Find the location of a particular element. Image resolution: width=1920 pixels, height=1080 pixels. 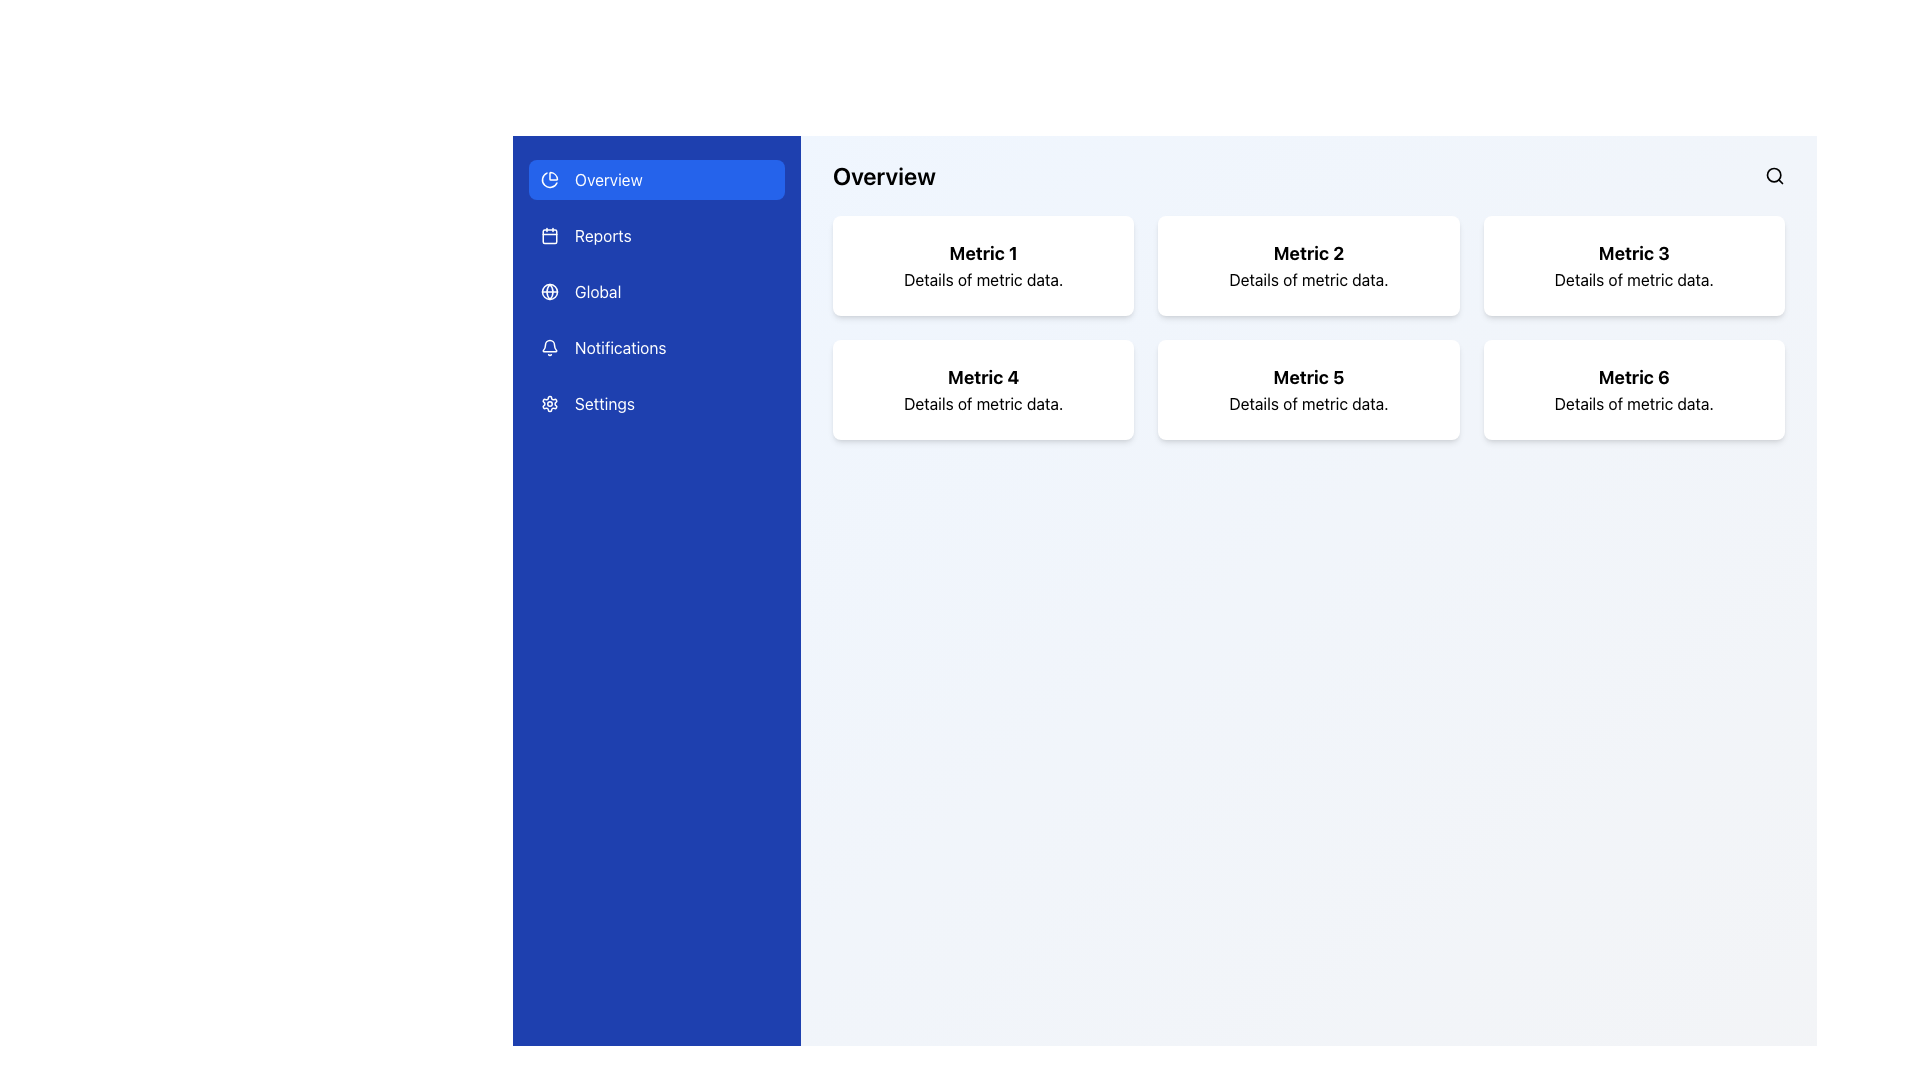

the notification icon located in the navigation sidebar, which is the first item in the horizontal layout group under the 'Notifications' menu option is located at coordinates (550, 346).